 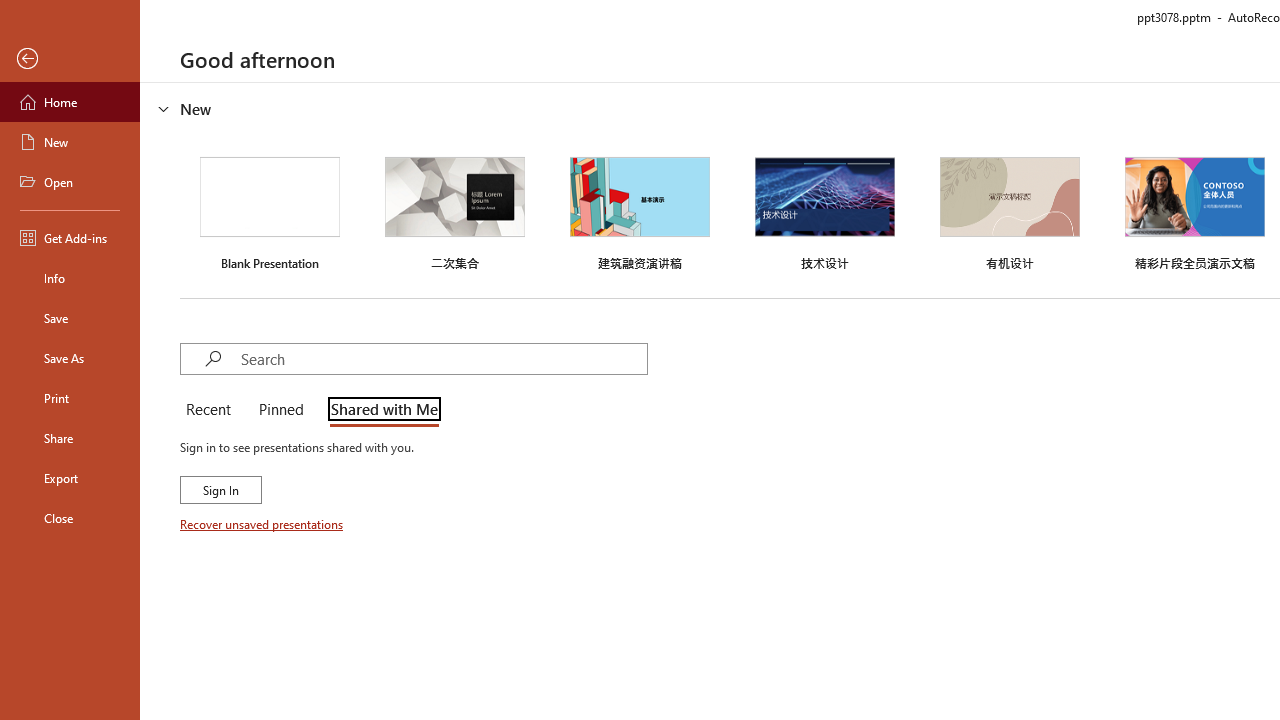 What do you see at coordinates (69, 398) in the screenshot?
I see `'Print'` at bounding box center [69, 398].